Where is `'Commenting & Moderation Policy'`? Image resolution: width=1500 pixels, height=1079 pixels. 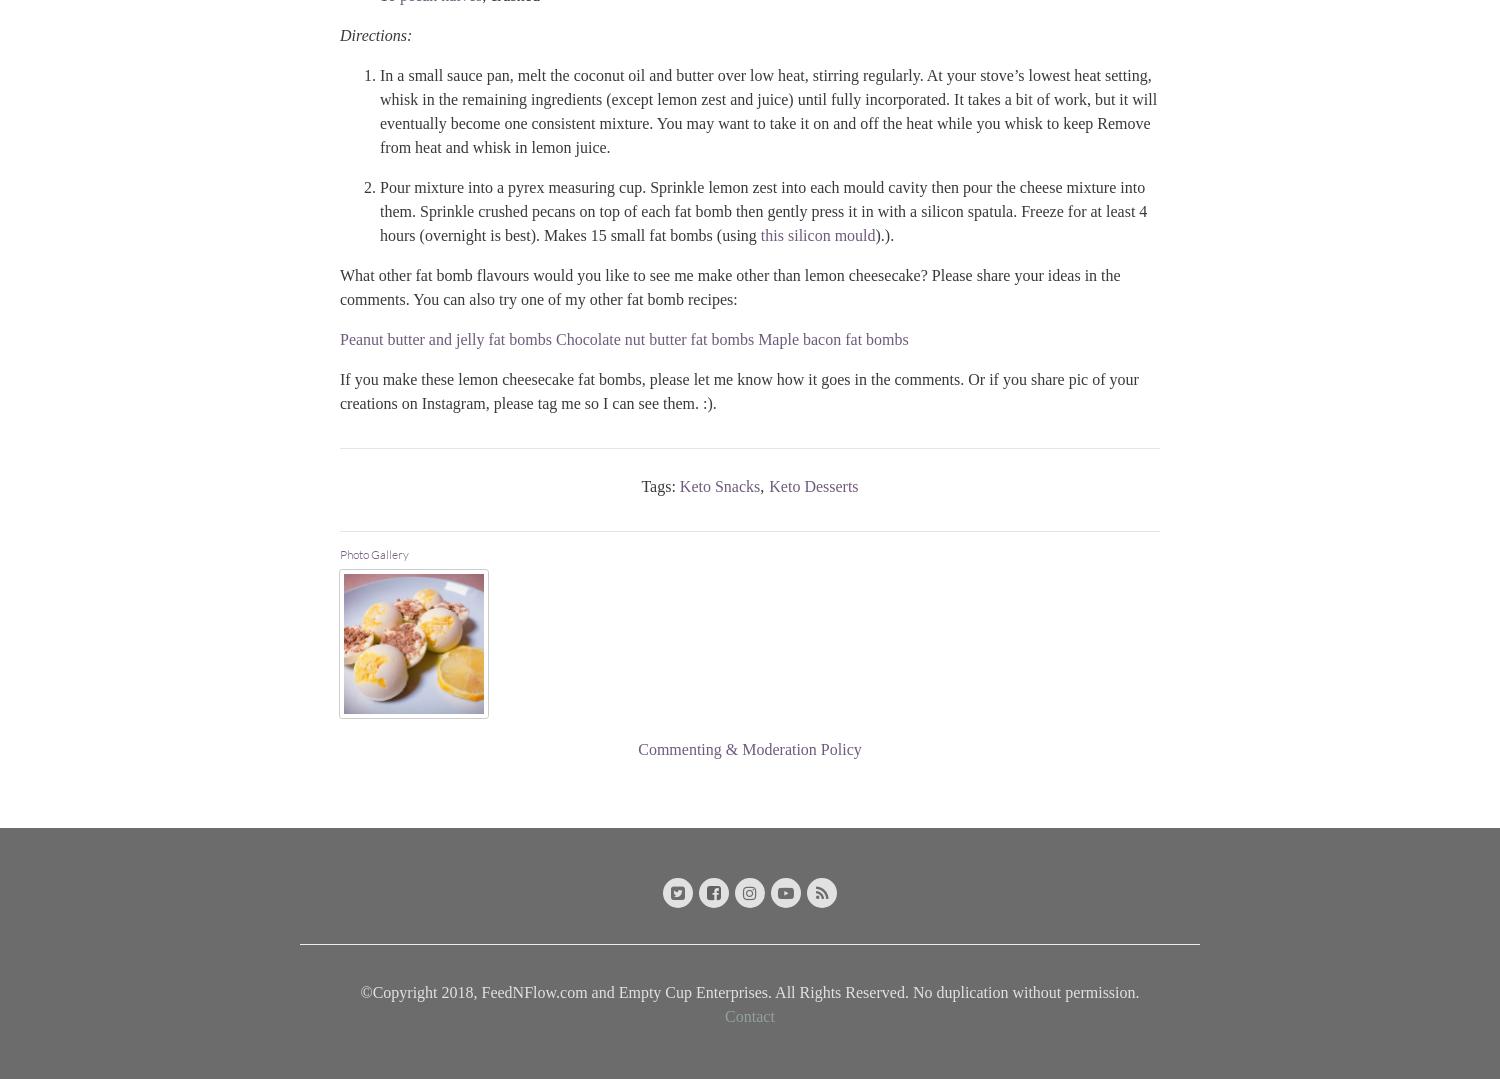 'Commenting & Moderation Policy' is located at coordinates (748, 748).